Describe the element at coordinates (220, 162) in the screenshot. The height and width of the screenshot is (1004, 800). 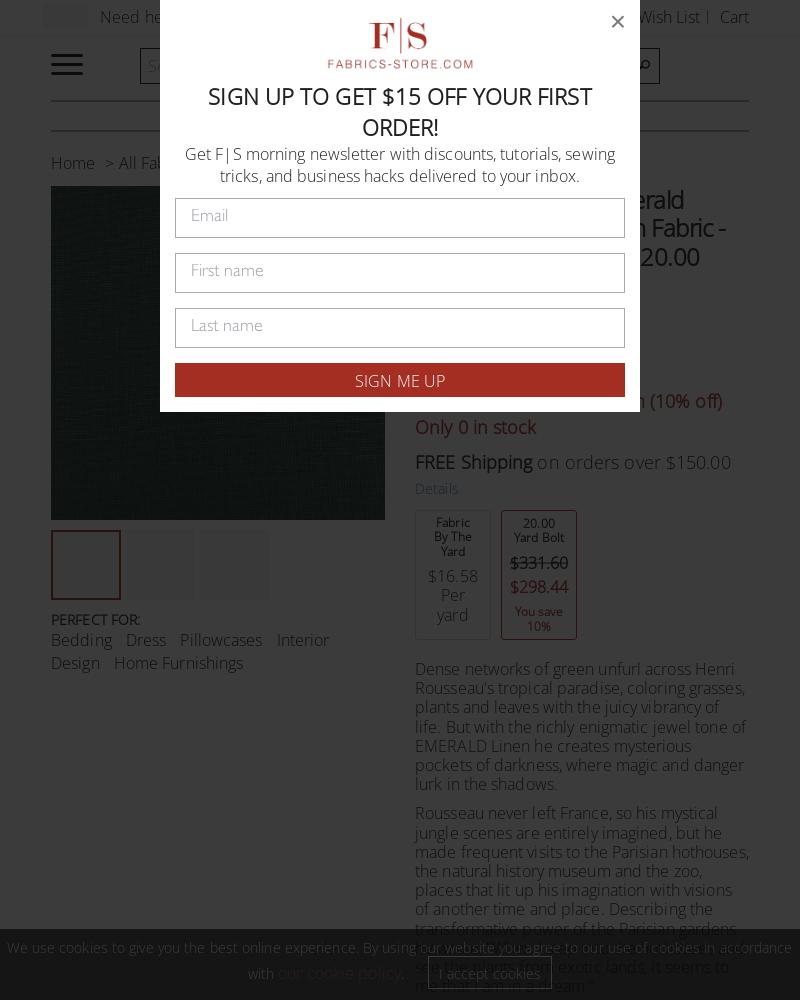
I see `'Linen                                Fabric'` at that location.